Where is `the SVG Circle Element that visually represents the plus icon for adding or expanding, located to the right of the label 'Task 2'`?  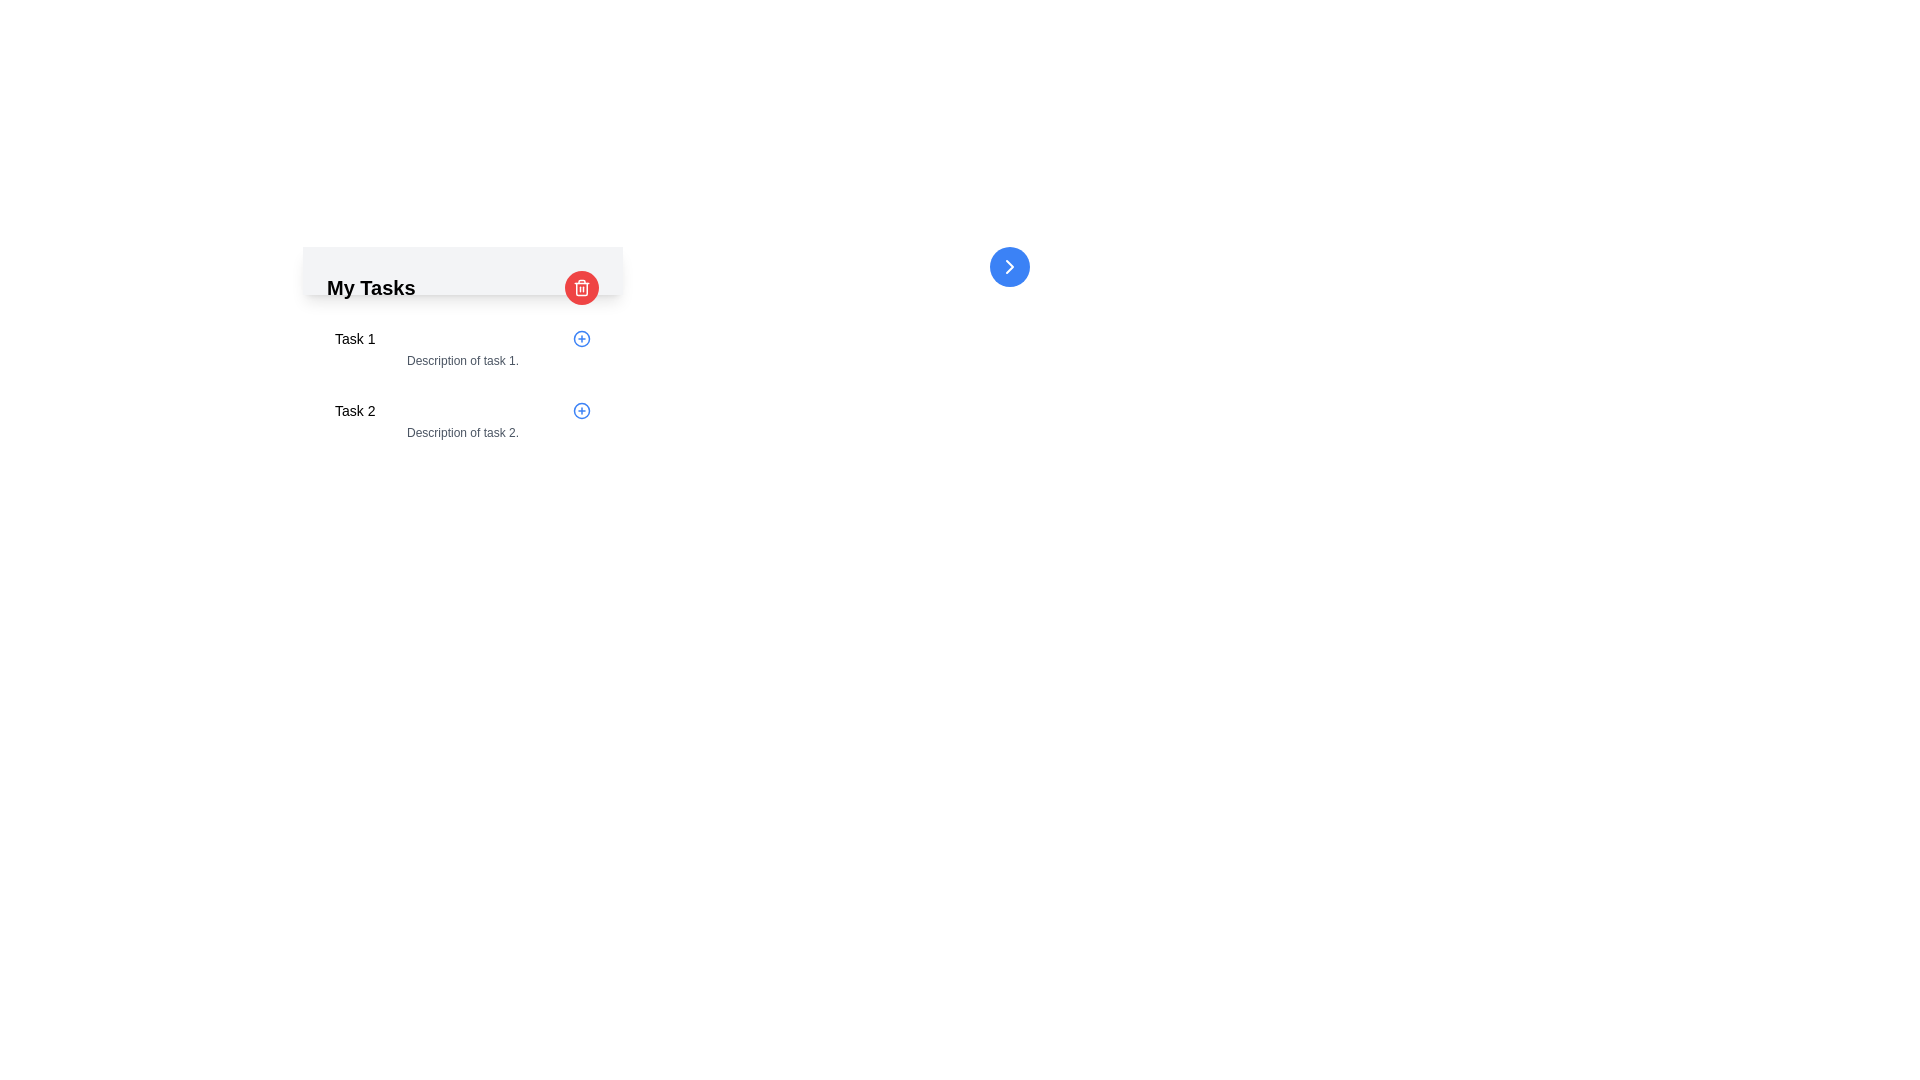
the SVG Circle Element that visually represents the plus icon for adding or expanding, located to the right of the label 'Task 2' is located at coordinates (580, 338).